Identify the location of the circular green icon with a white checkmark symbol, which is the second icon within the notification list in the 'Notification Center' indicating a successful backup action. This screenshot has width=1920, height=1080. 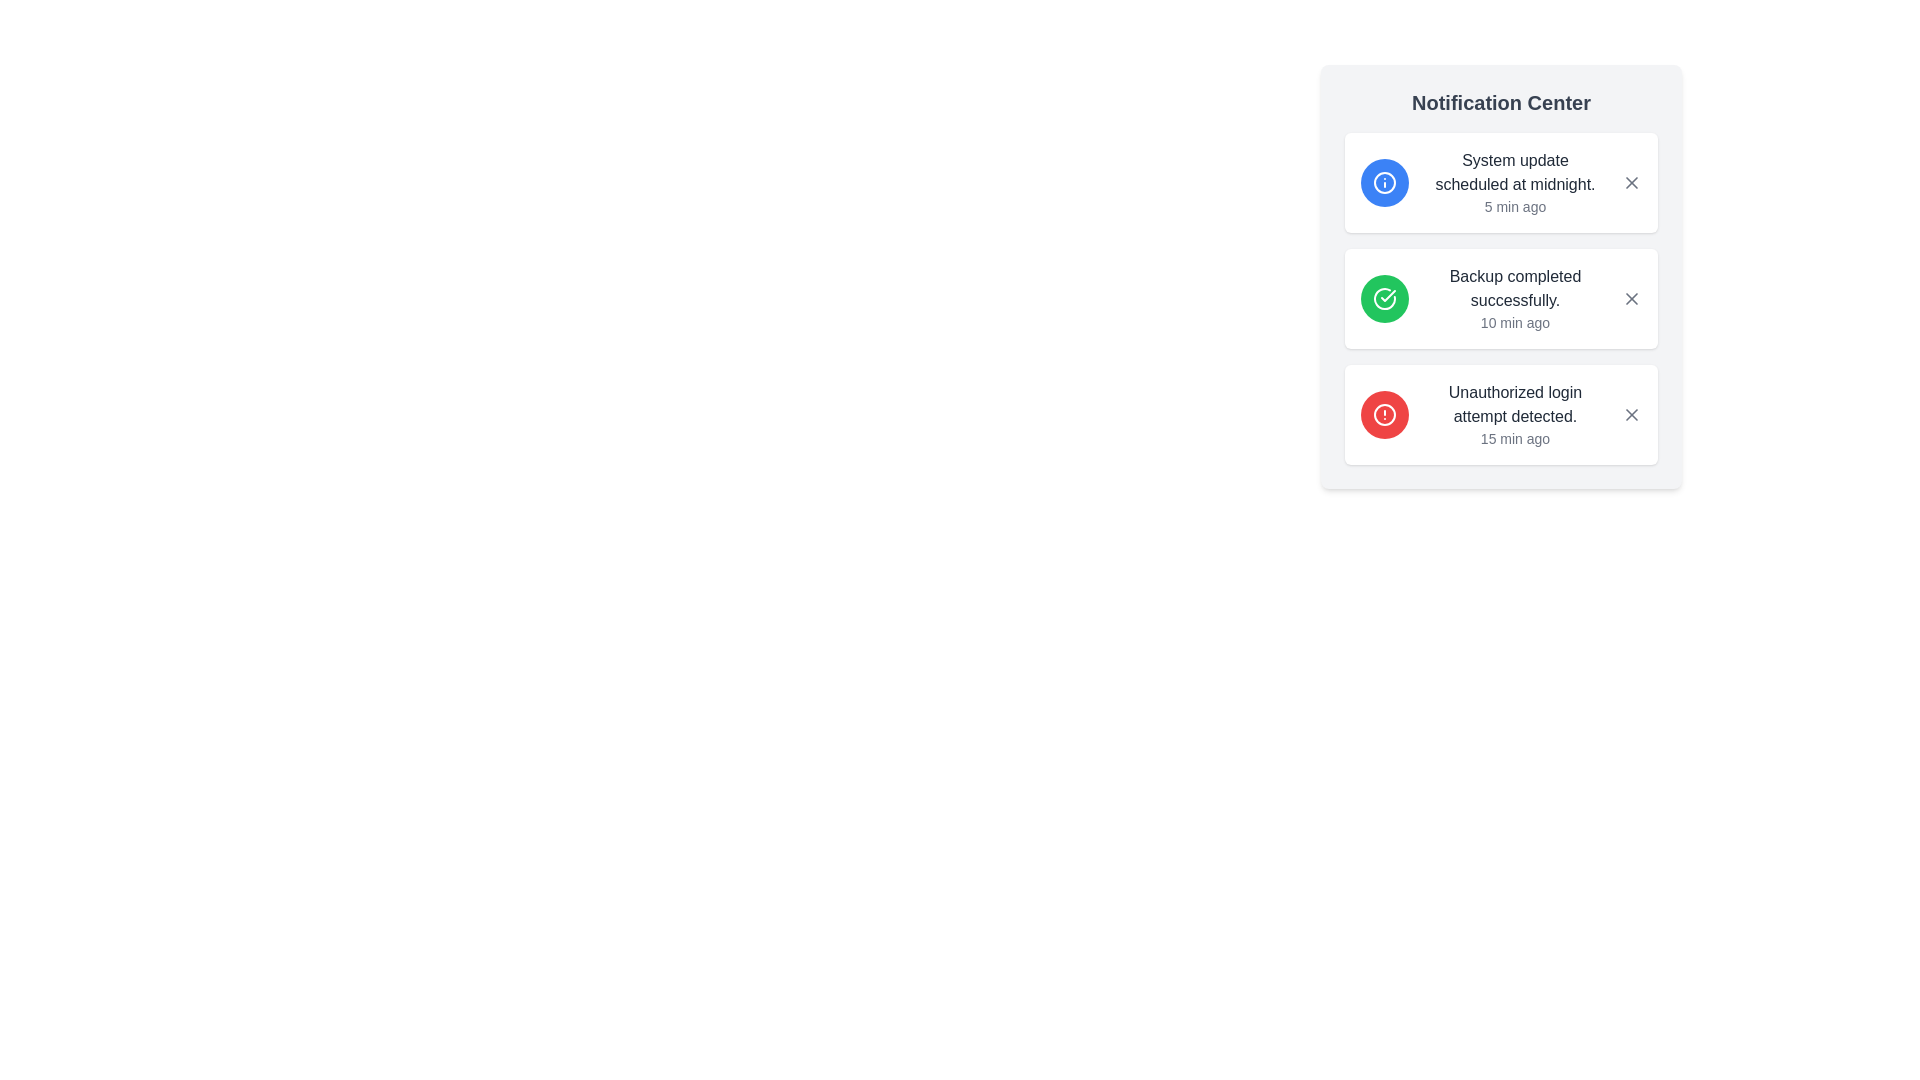
(1384, 299).